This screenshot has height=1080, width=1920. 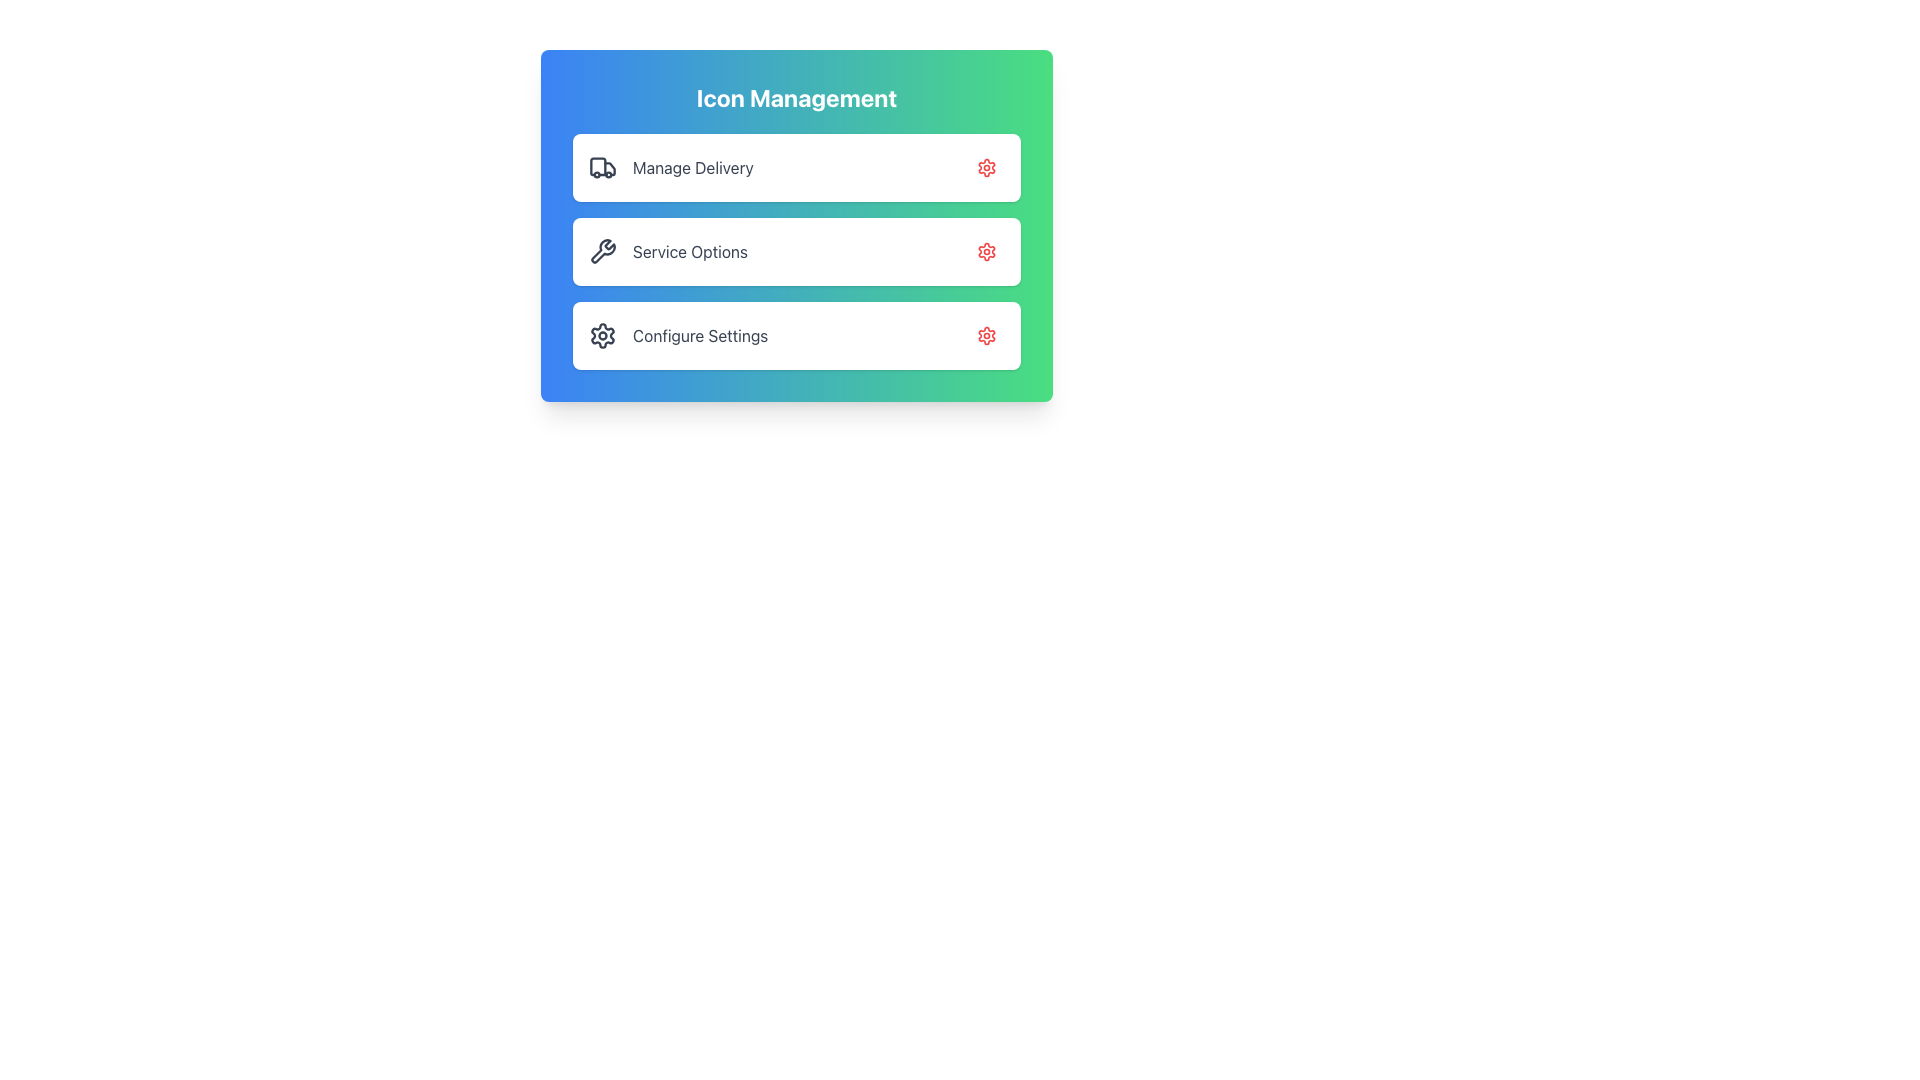 I want to click on the settings button for the 'Manage Delivery' section, so click(x=987, y=167).